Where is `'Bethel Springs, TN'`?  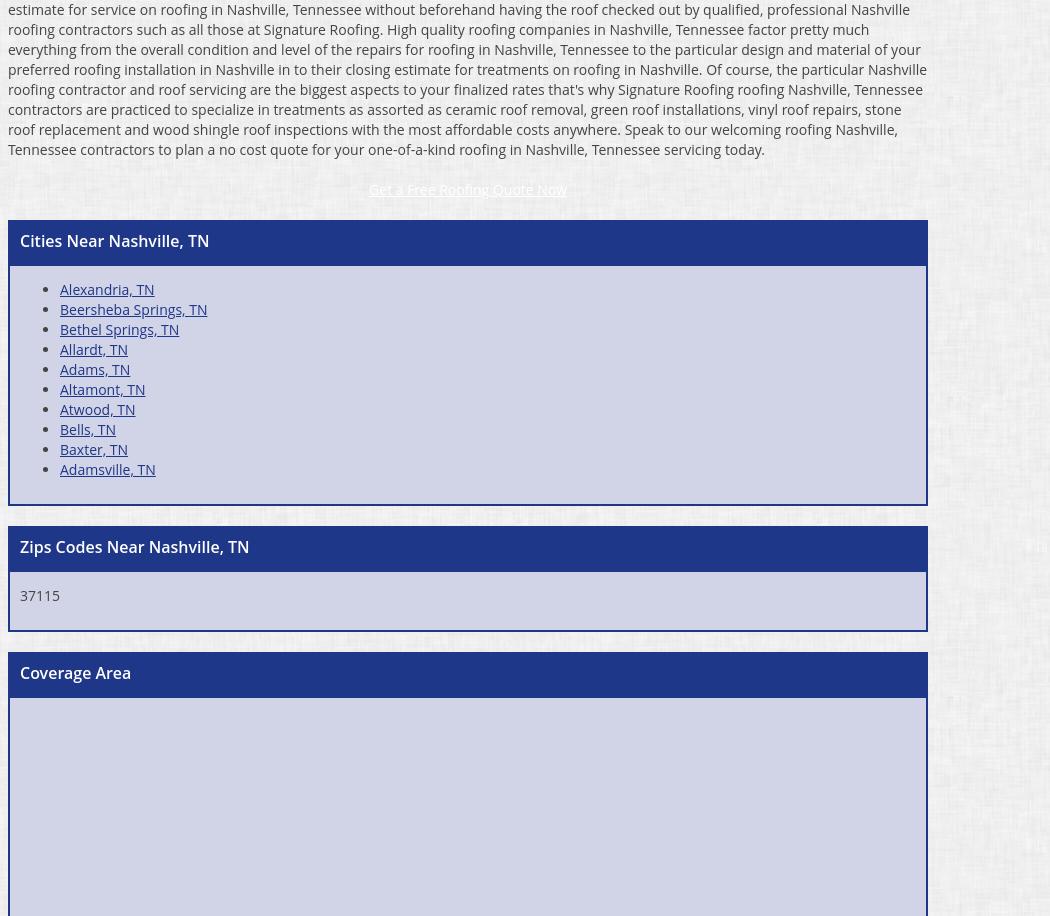
'Bethel Springs, TN' is located at coordinates (118, 327).